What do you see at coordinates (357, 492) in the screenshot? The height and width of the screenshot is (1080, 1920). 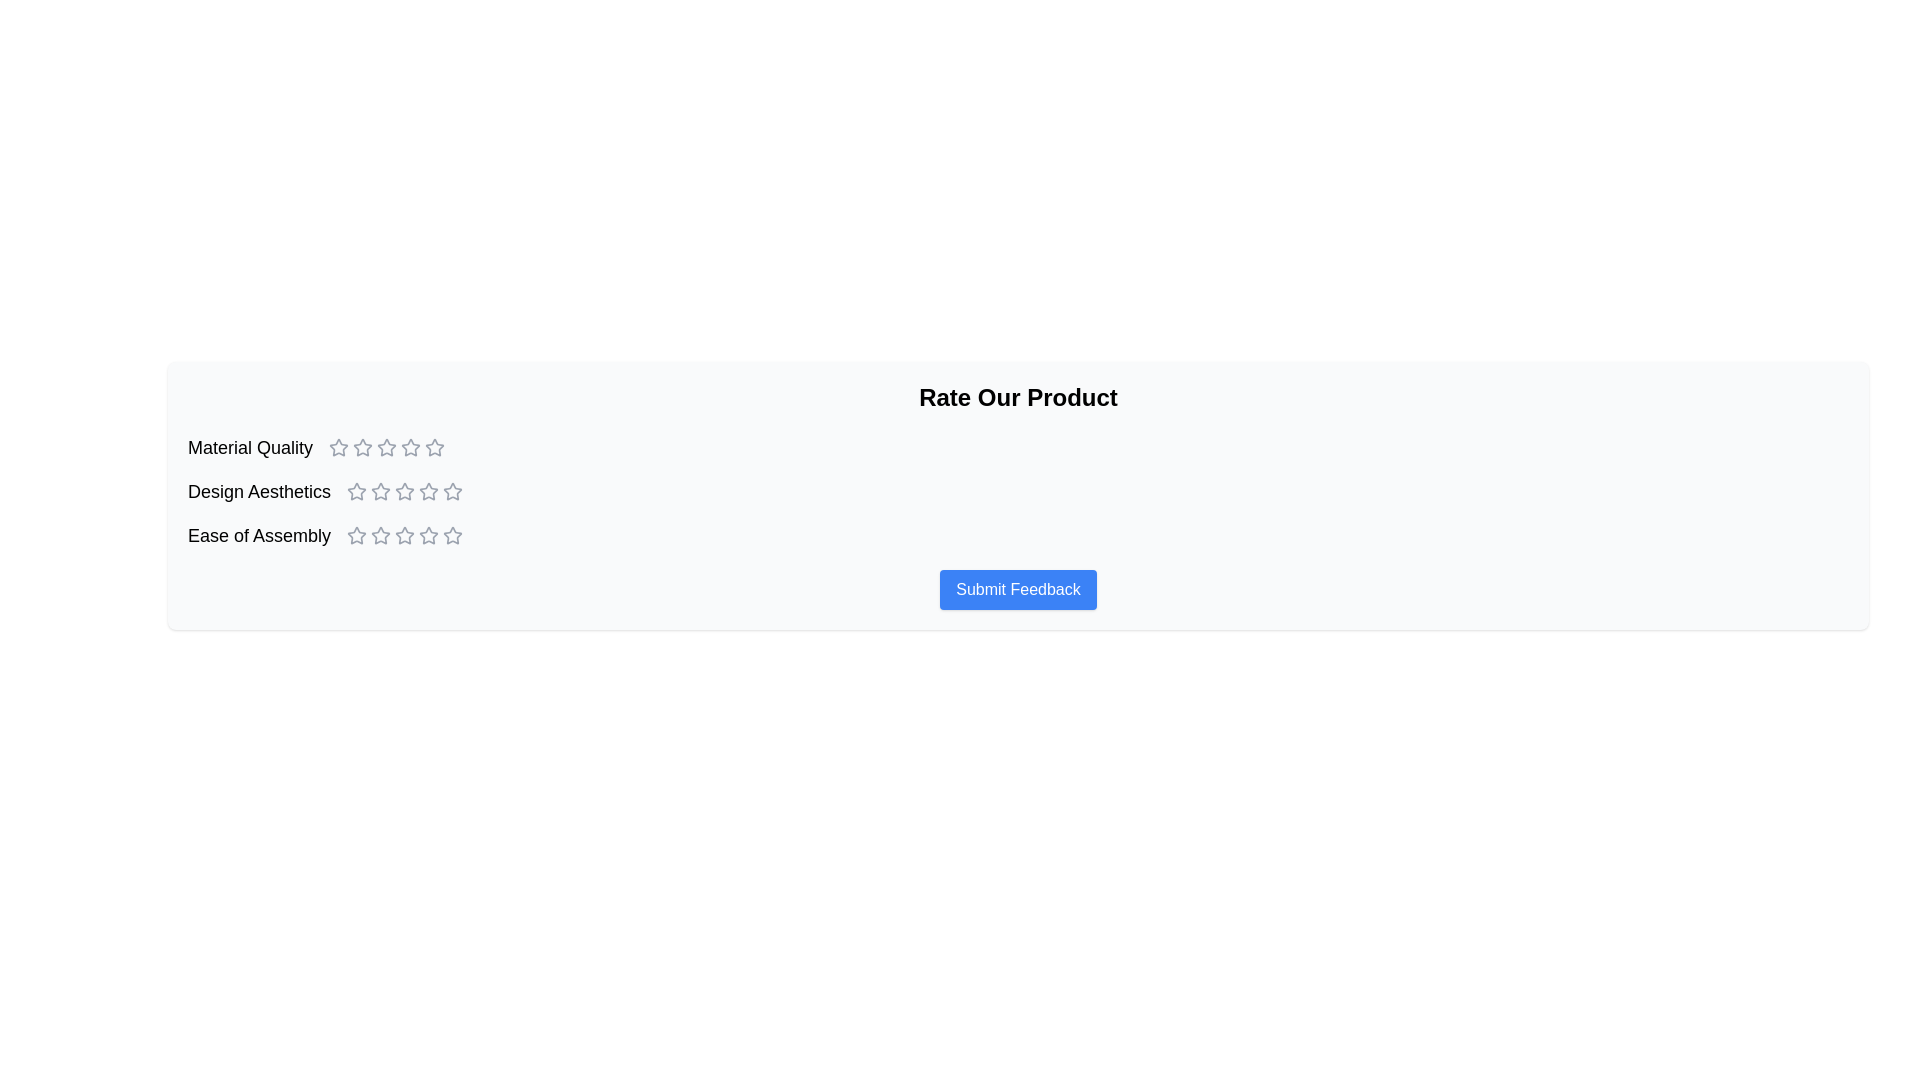 I see `the first clickable star icon styled in gray, located next to the 'Design Aesthetics' text` at bounding box center [357, 492].